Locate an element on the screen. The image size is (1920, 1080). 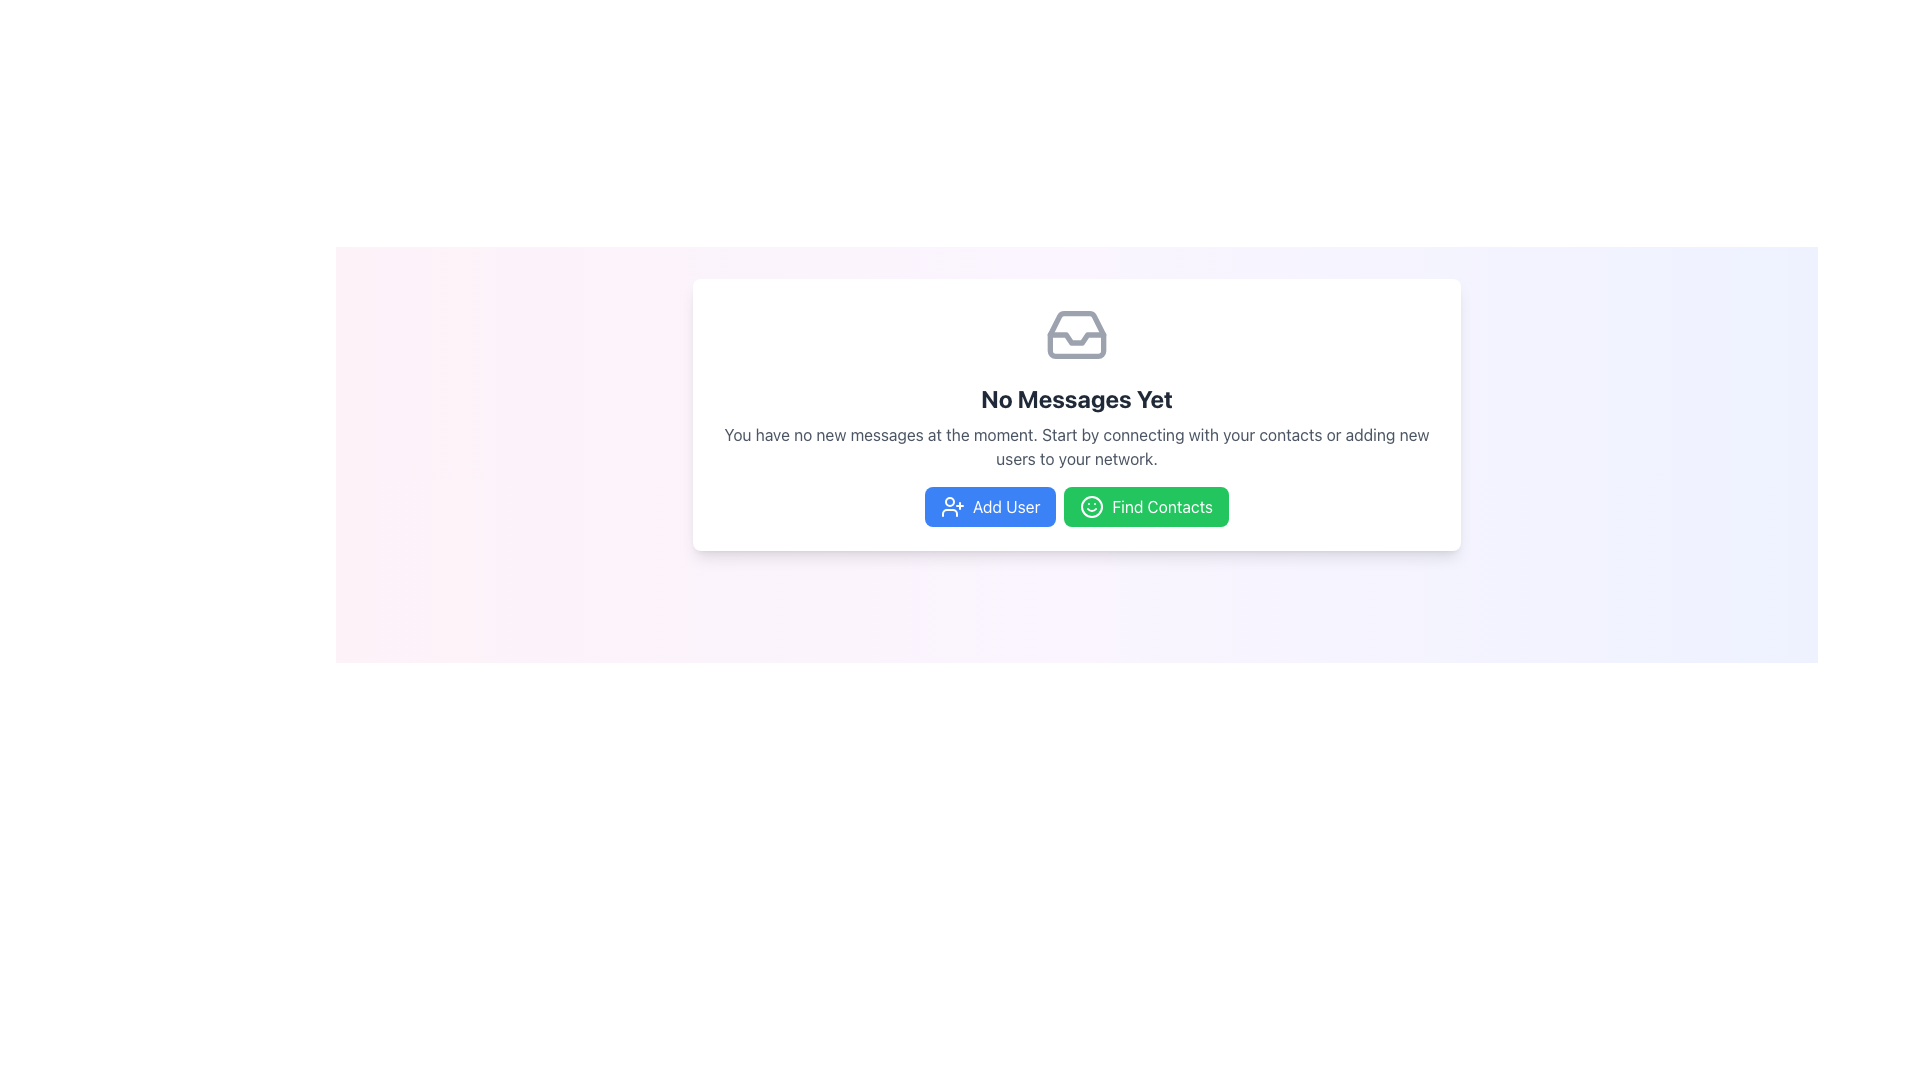
the 'Add User' or 'Find Contacts' button in the Button Group located at the bottom of the 'No Messages Yet' card is located at coordinates (1075, 505).